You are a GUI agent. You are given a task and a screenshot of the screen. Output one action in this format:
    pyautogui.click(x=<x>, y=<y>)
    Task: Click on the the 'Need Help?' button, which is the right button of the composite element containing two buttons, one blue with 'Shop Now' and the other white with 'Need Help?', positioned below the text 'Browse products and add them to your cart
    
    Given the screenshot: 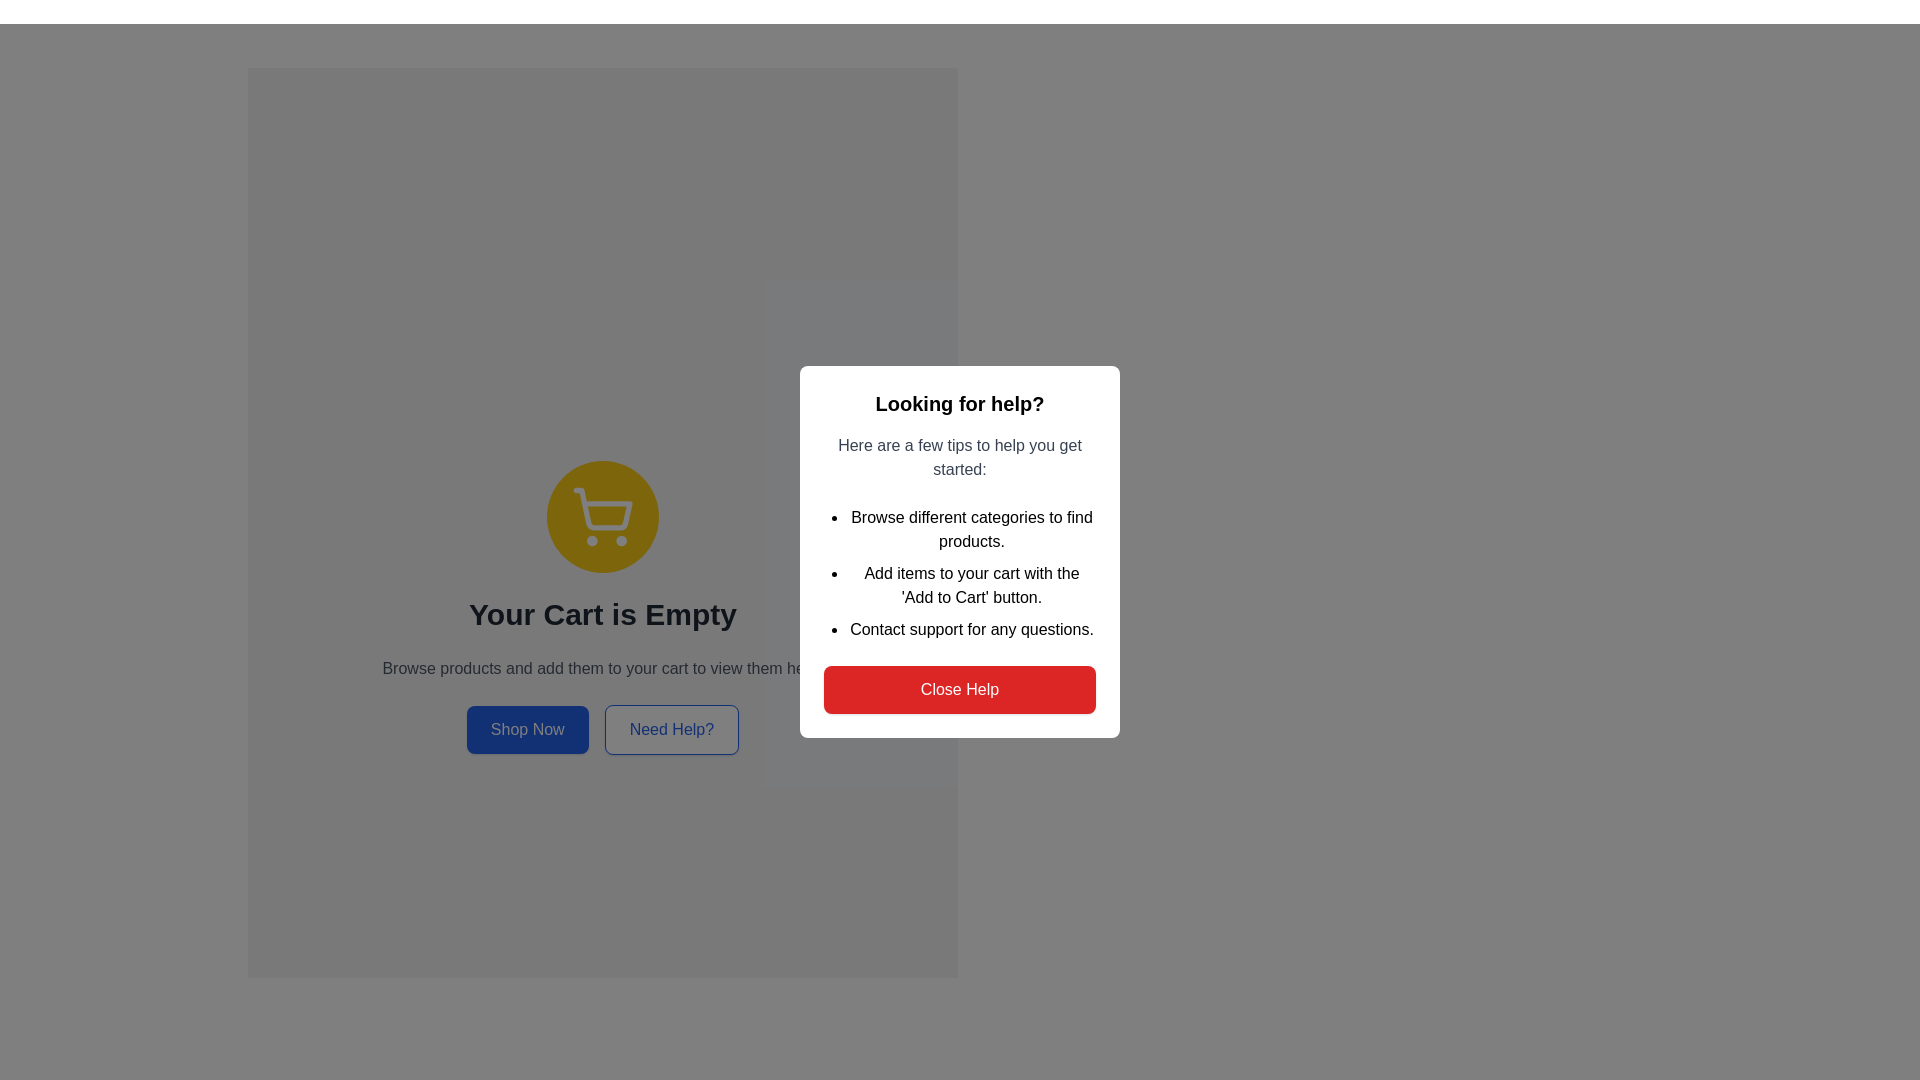 What is the action you would take?
    pyautogui.click(x=602, y=729)
    